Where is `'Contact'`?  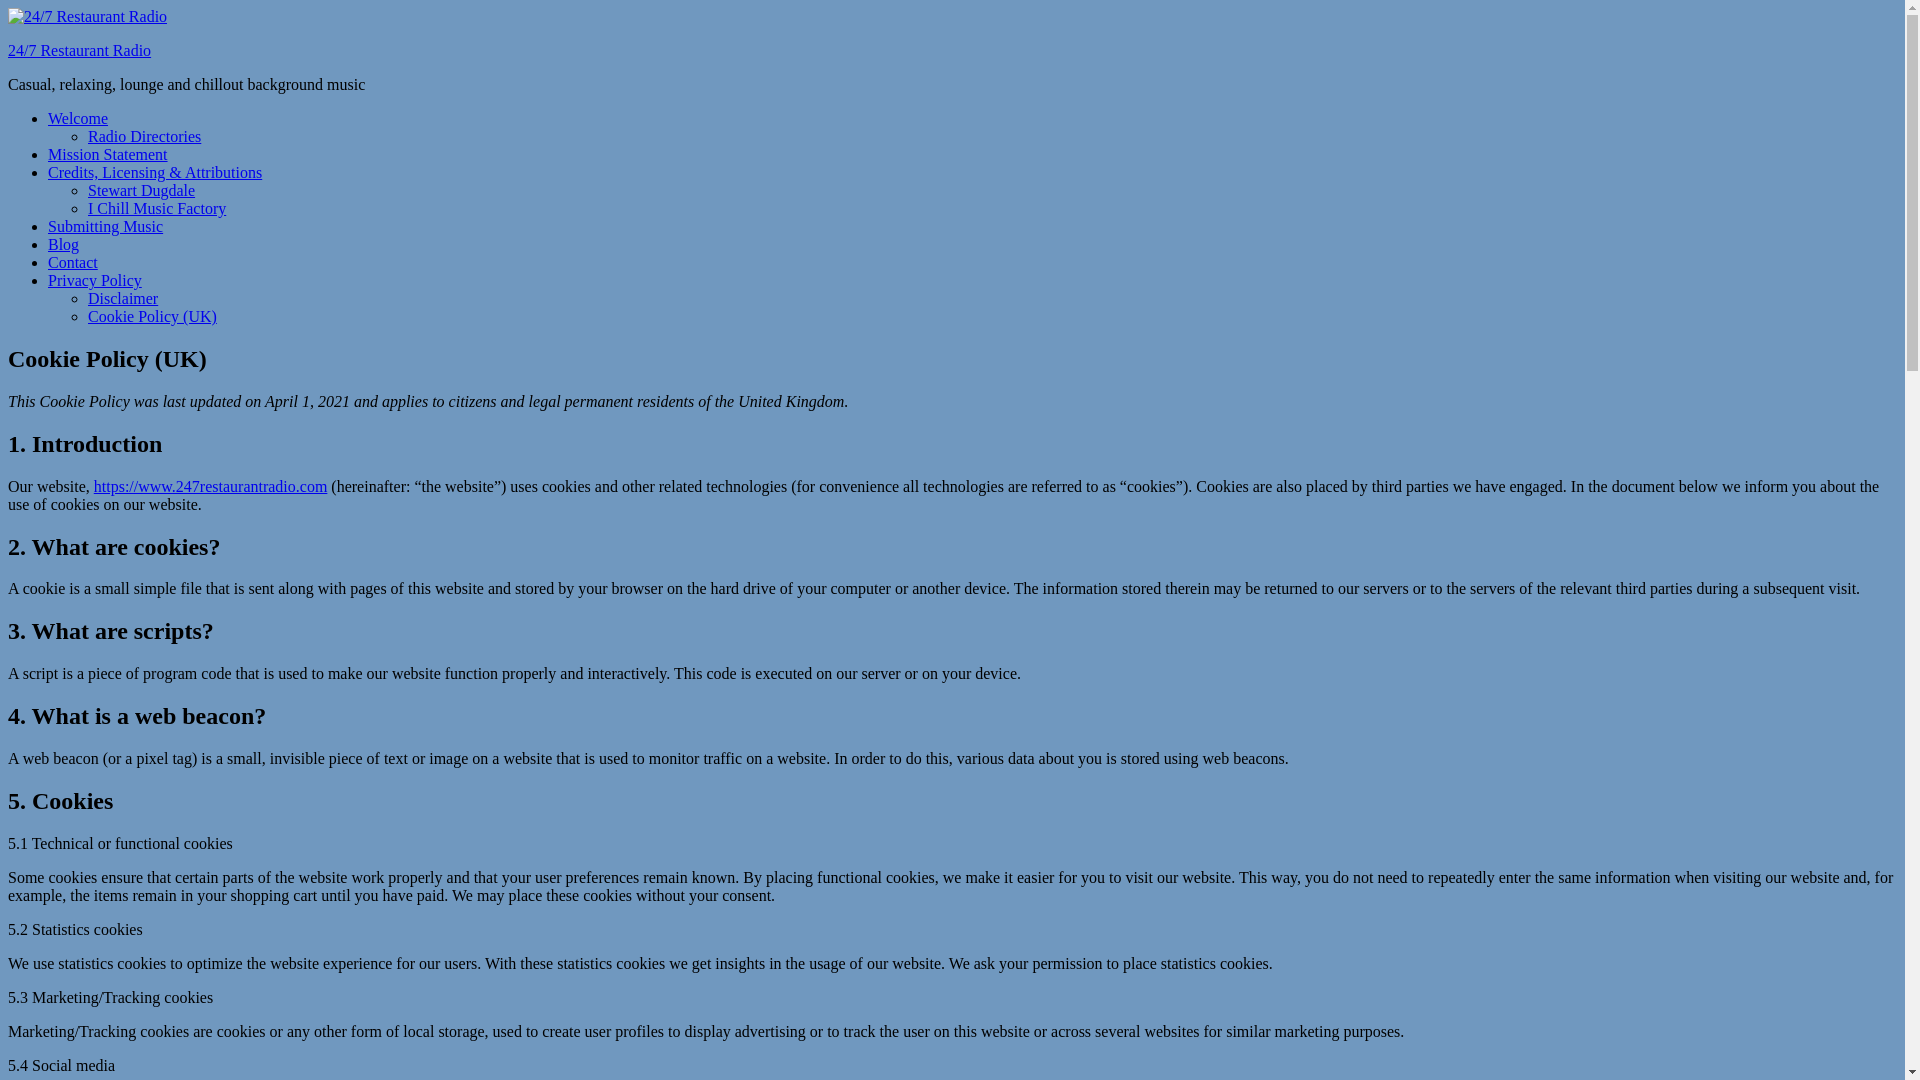
'Contact' is located at coordinates (72, 261).